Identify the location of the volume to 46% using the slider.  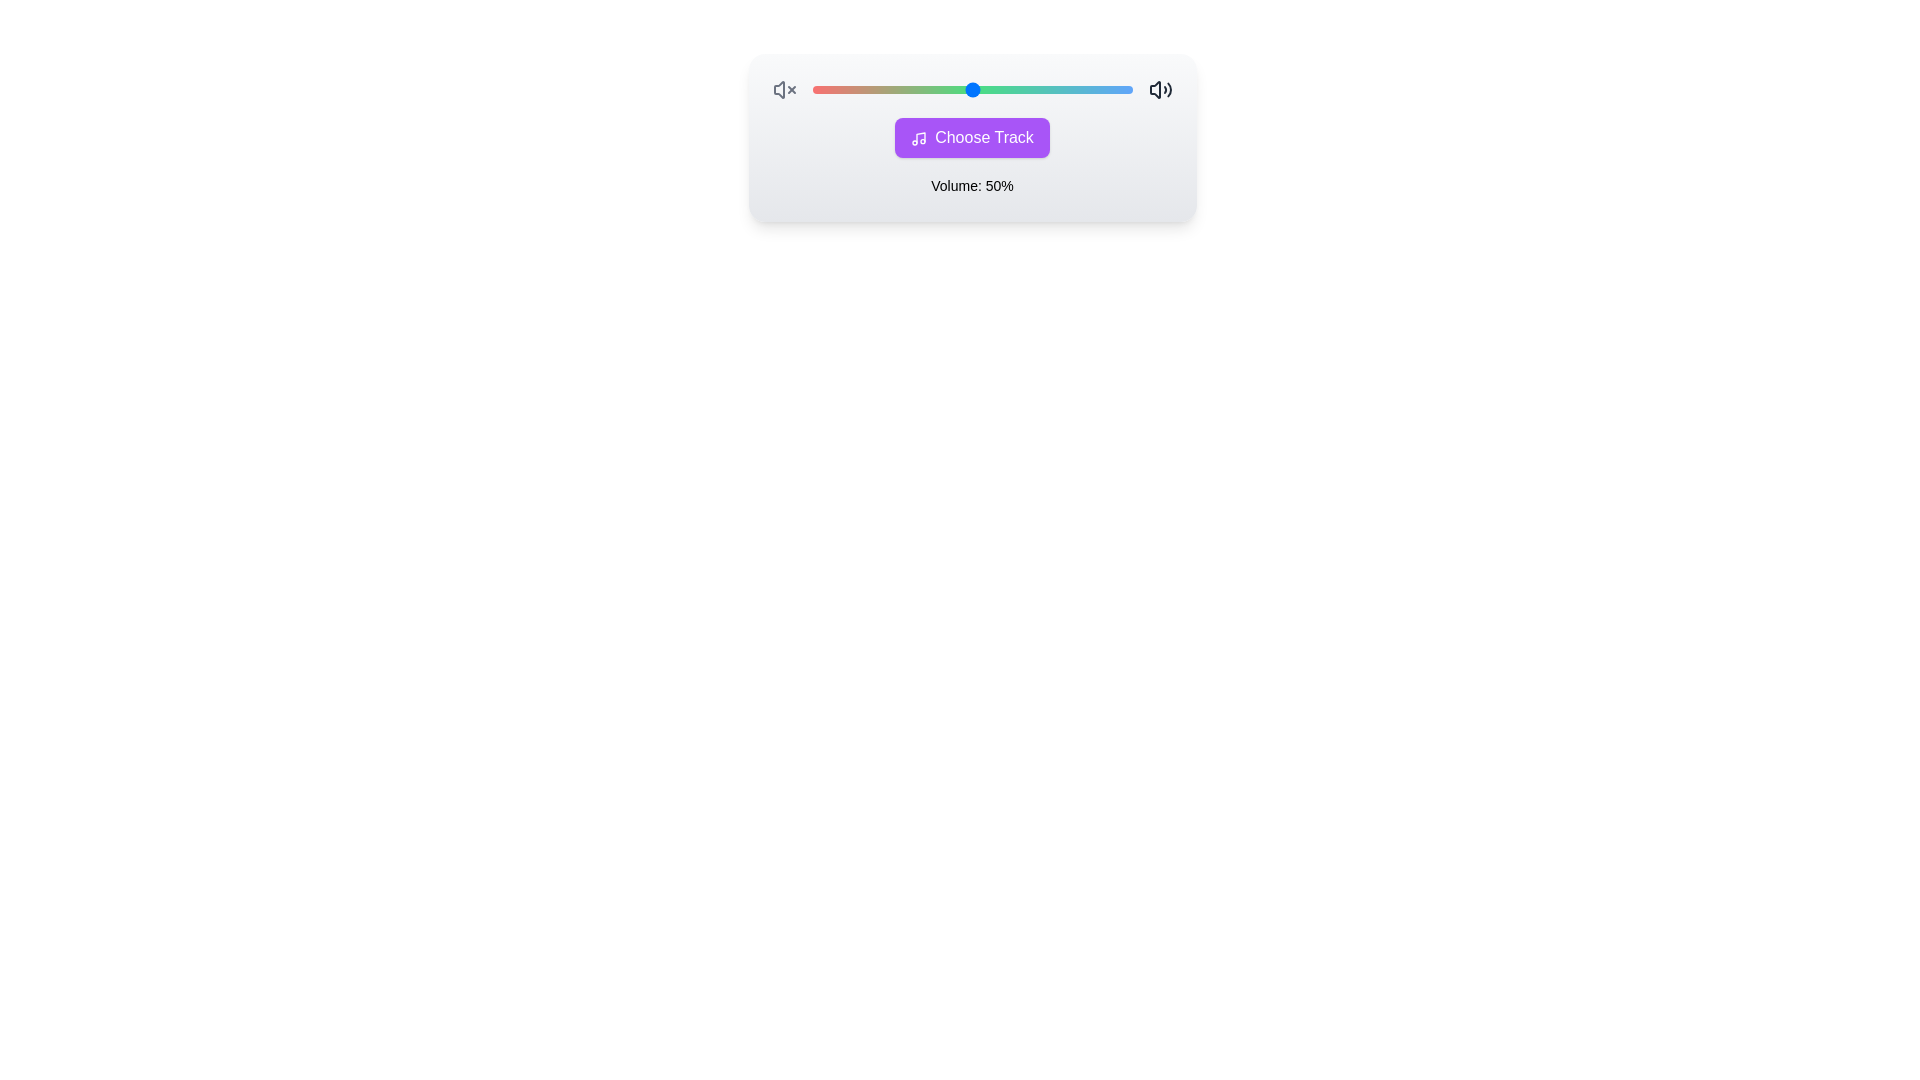
(958, 88).